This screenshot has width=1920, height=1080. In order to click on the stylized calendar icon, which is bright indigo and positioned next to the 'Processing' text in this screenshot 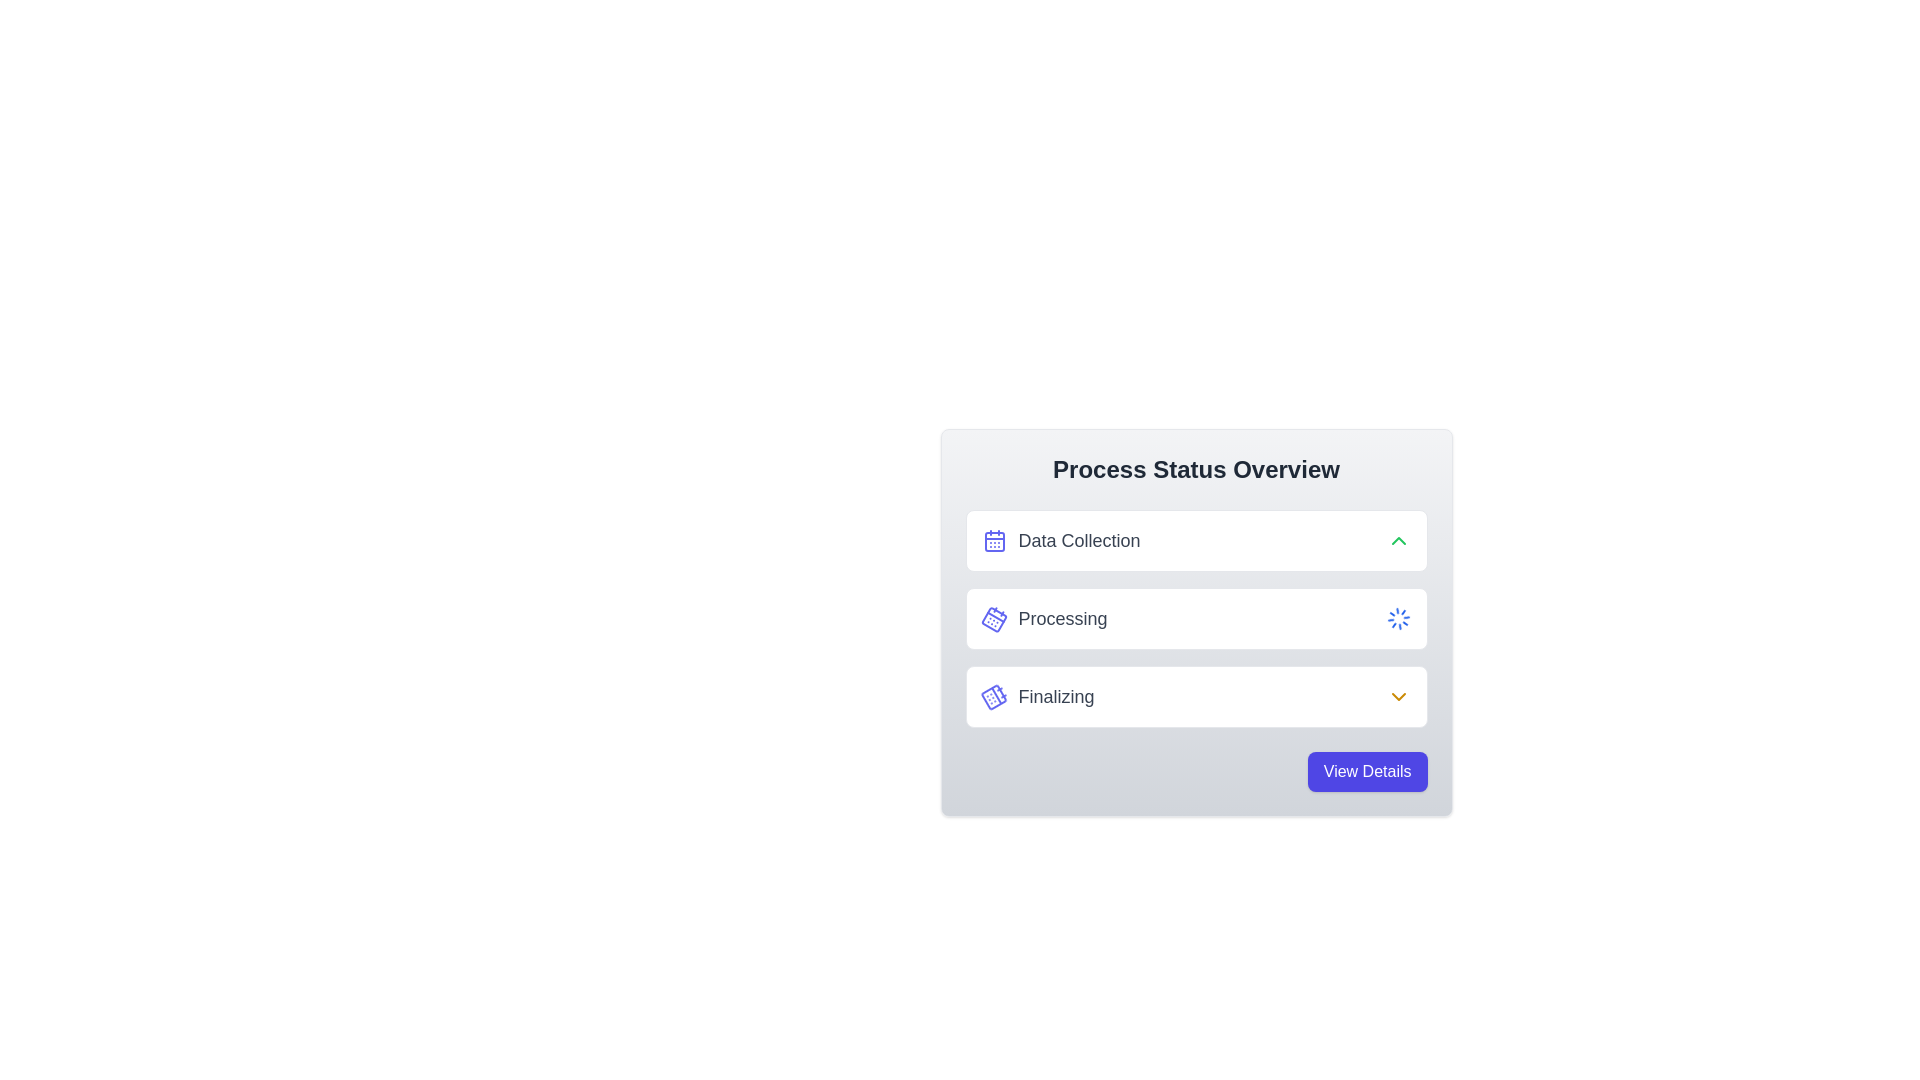, I will do `click(994, 617)`.